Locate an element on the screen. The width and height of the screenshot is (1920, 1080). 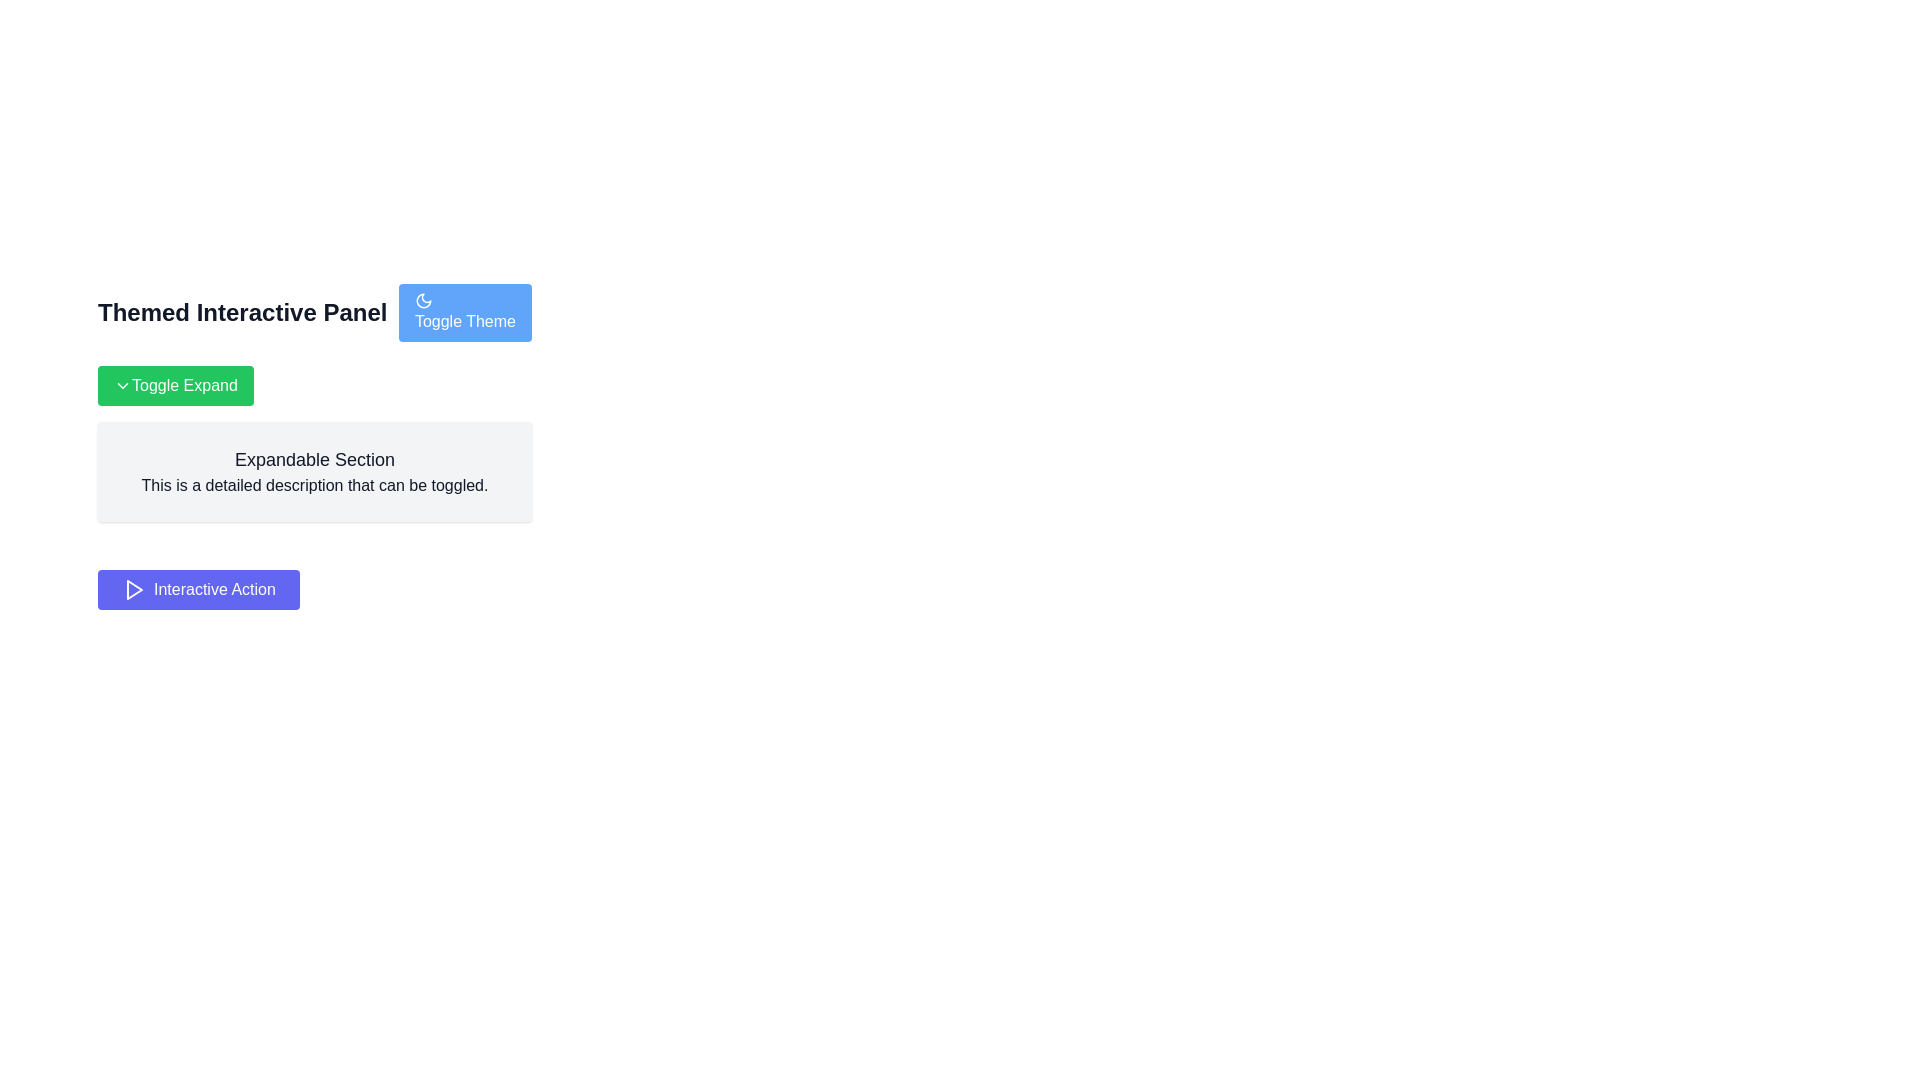
the rectangular button with a blue background labeled 'Interactive Action' to initiate an action is located at coordinates (314, 578).